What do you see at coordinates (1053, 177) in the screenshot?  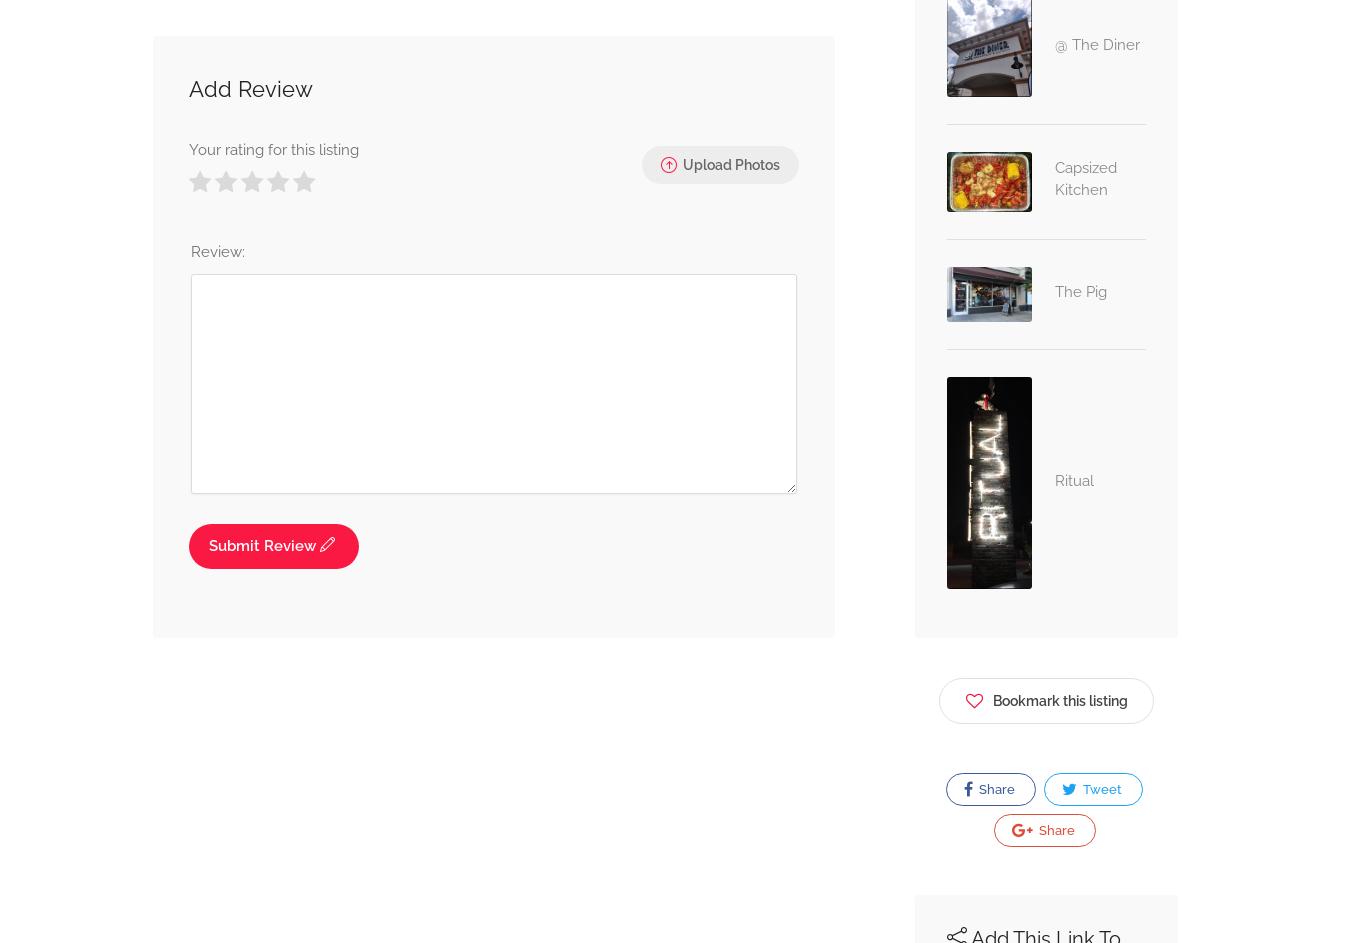 I see `'Capsized Kitchen'` at bounding box center [1053, 177].